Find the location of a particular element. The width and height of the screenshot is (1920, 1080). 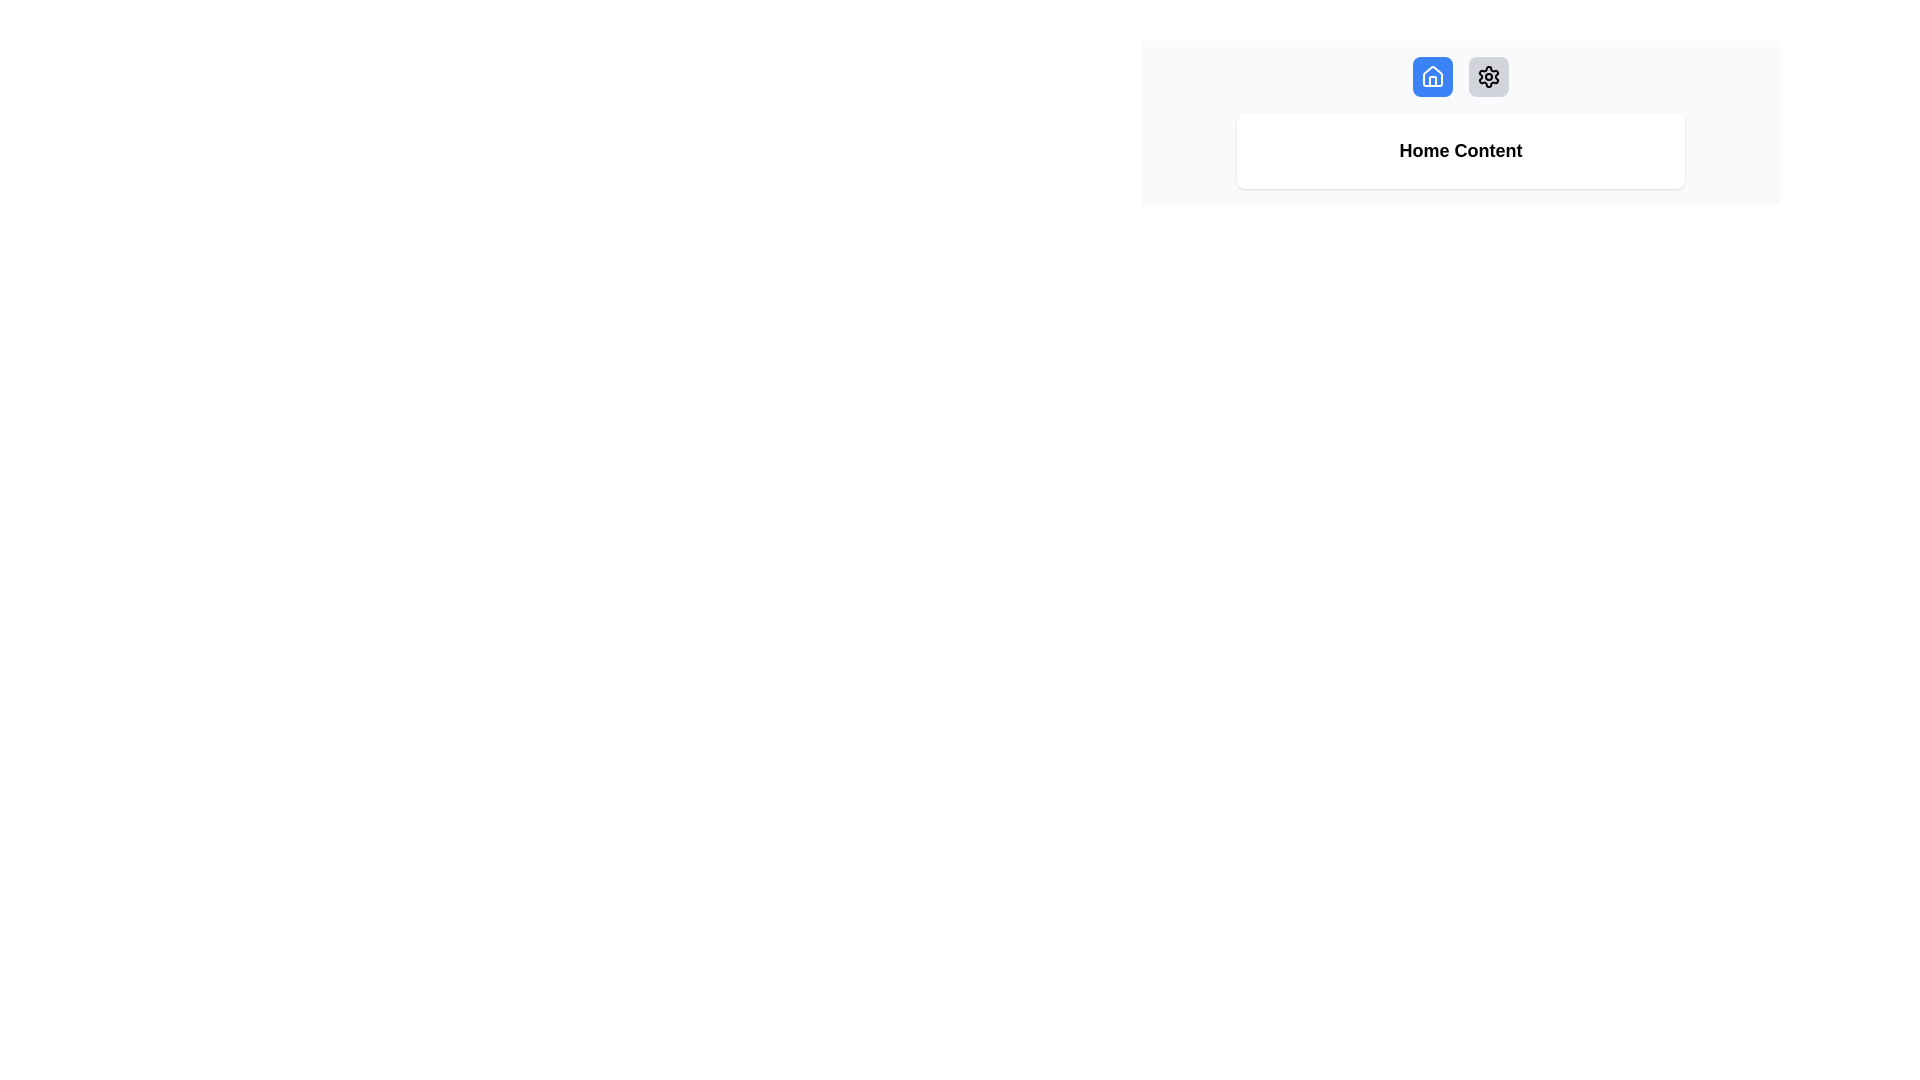

the settings icon located as the second icon from the left in the top navigation bar is located at coordinates (1488, 76).